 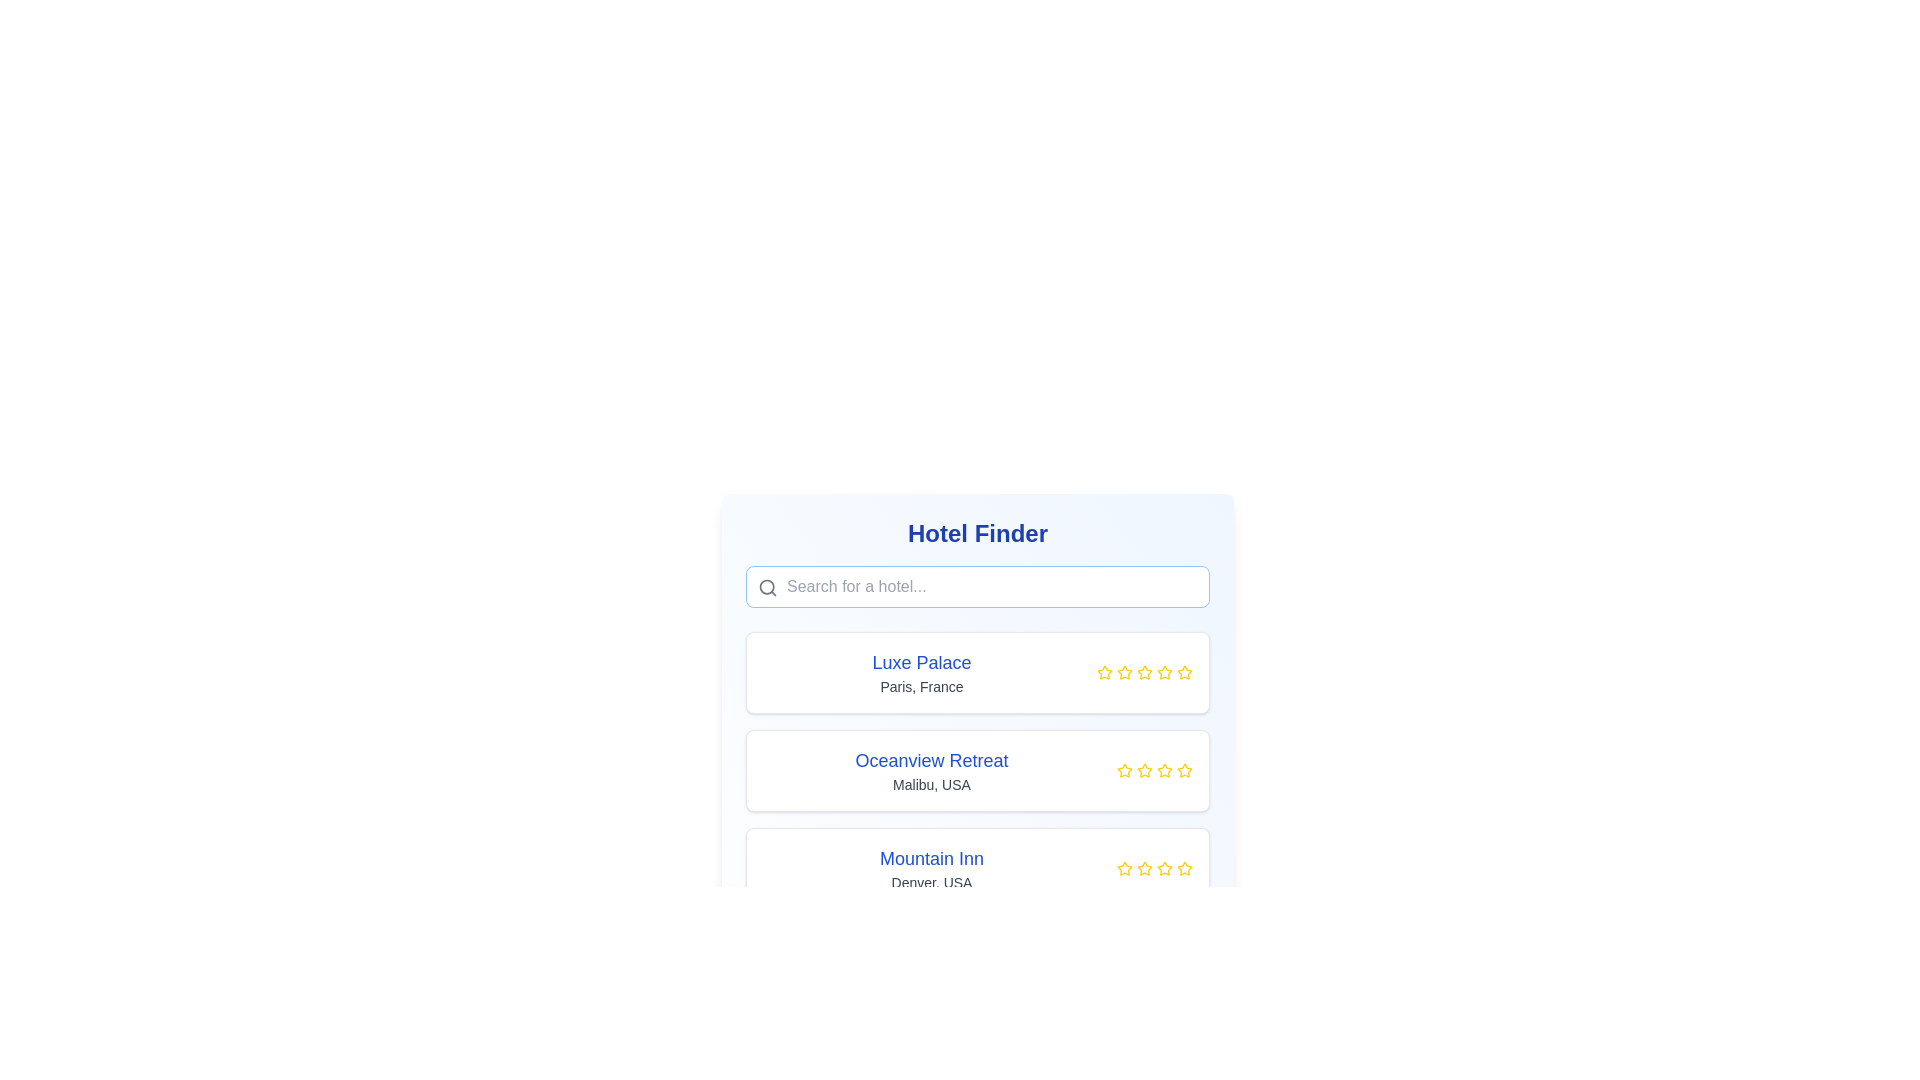 I want to click on the third entry in the 'Hotel Finder' interface, which displays a hotel name and its location along with a space for user ratings, so click(x=978, y=867).